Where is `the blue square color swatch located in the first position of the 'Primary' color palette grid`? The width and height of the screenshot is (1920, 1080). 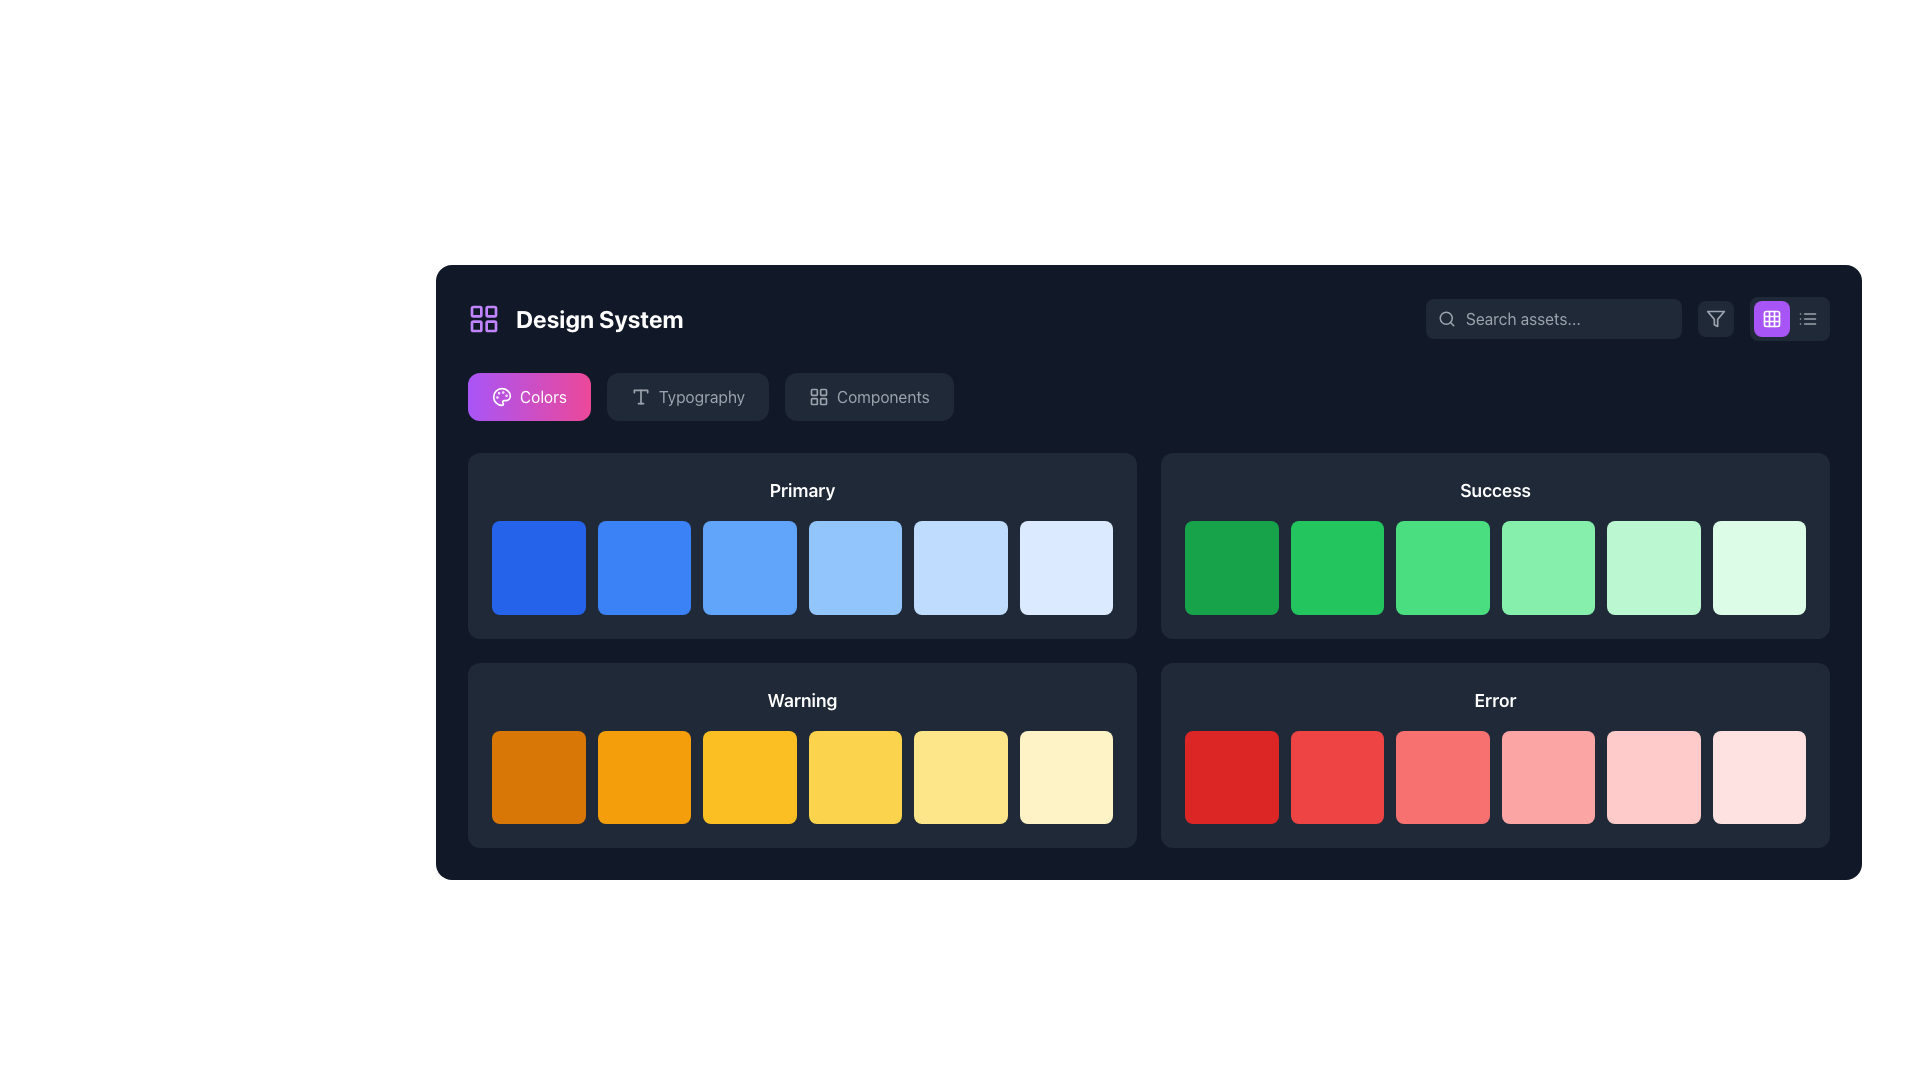
the blue square color swatch located in the first position of the 'Primary' color palette grid is located at coordinates (538, 567).